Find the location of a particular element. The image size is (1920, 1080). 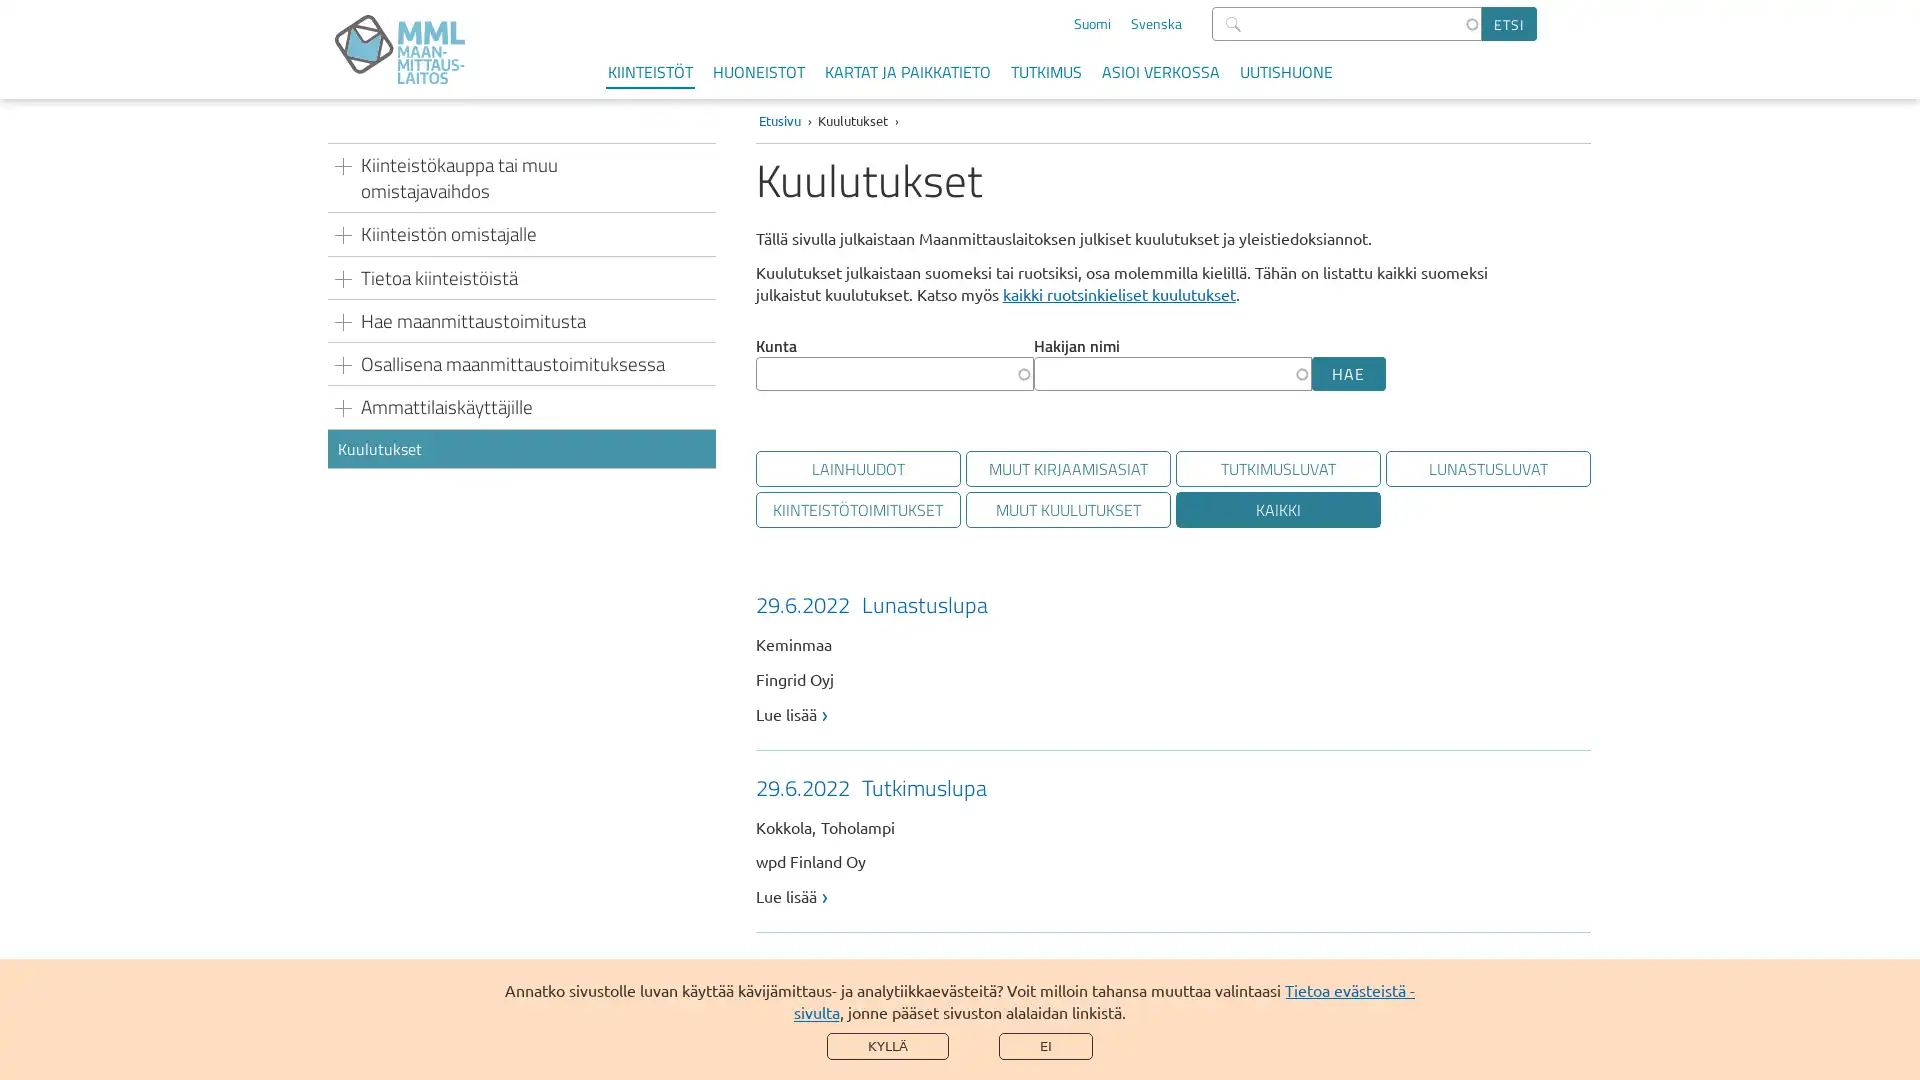

LUNASTUSLUVAT is located at coordinates (1487, 469).